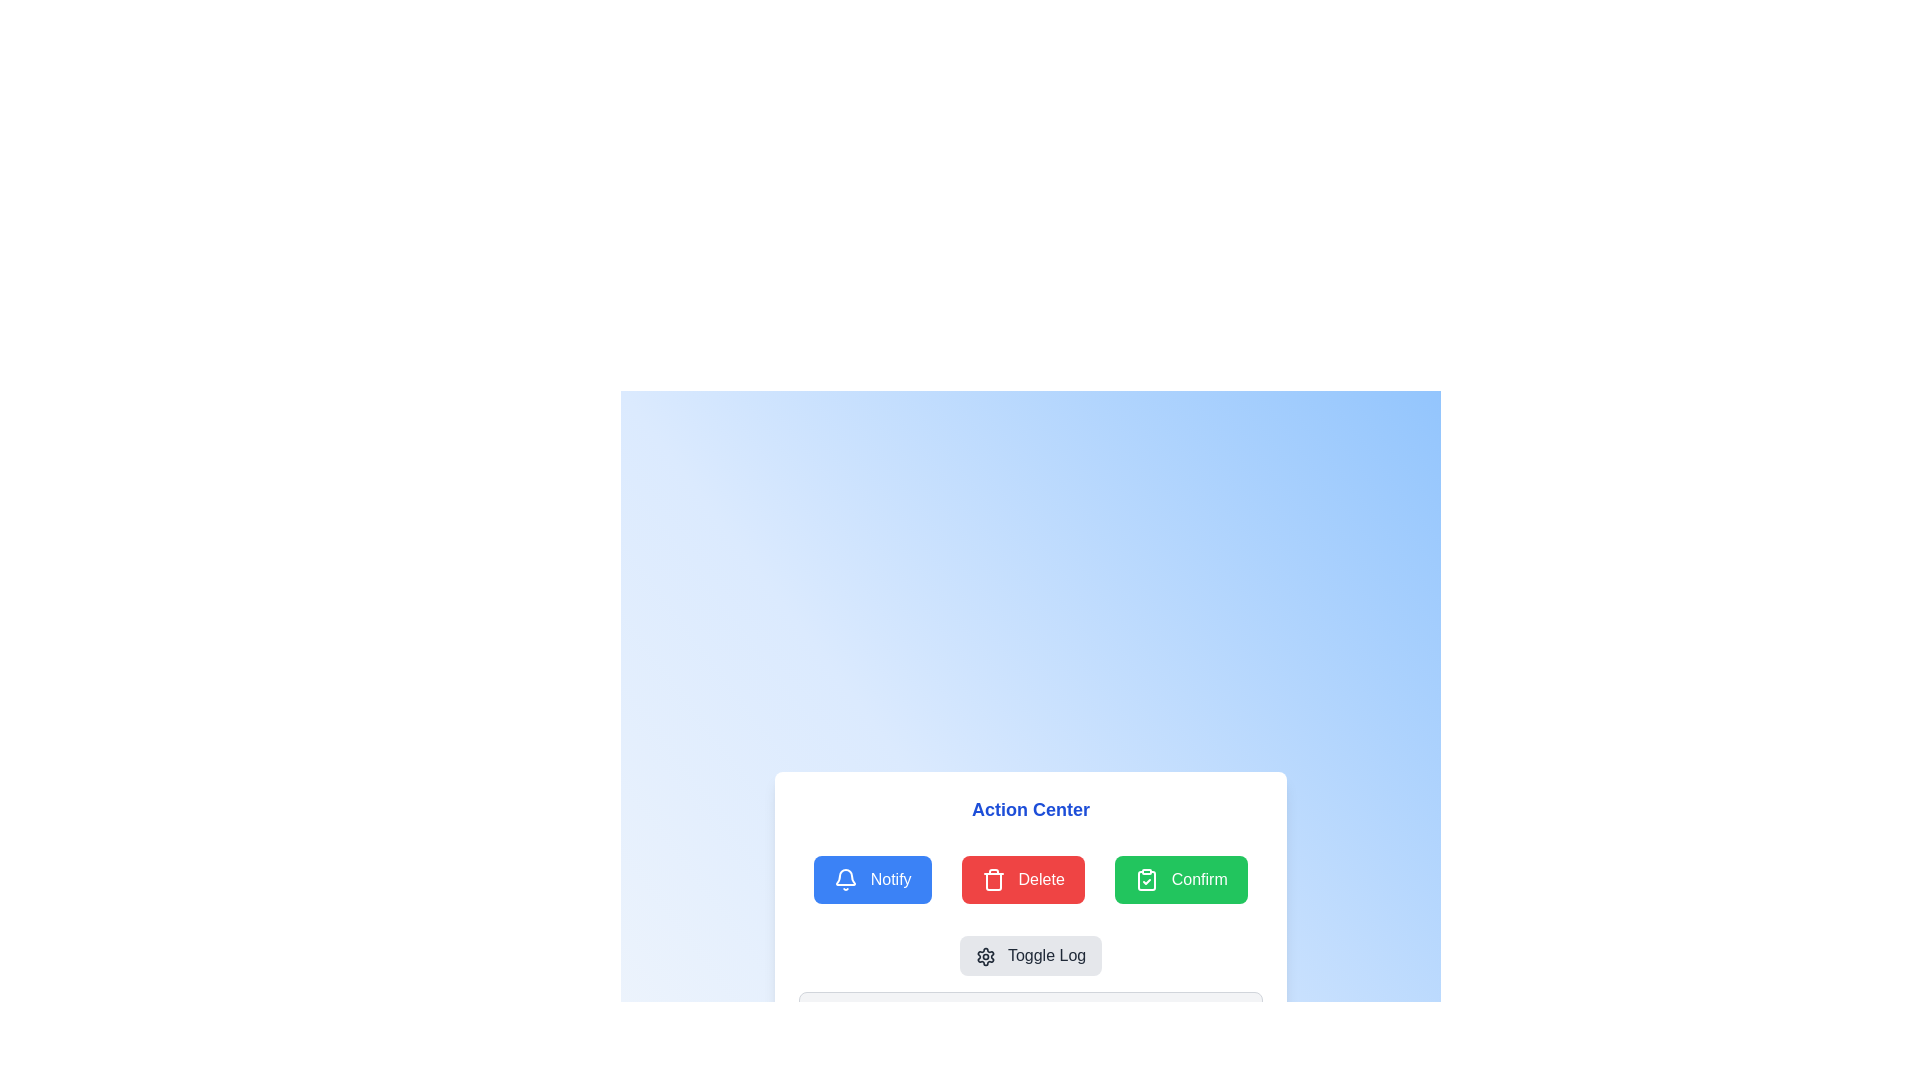 Image resolution: width=1920 pixels, height=1080 pixels. What do you see at coordinates (985, 956) in the screenshot?
I see `the gear-like icon symbolizing settings` at bounding box center [985, 956].